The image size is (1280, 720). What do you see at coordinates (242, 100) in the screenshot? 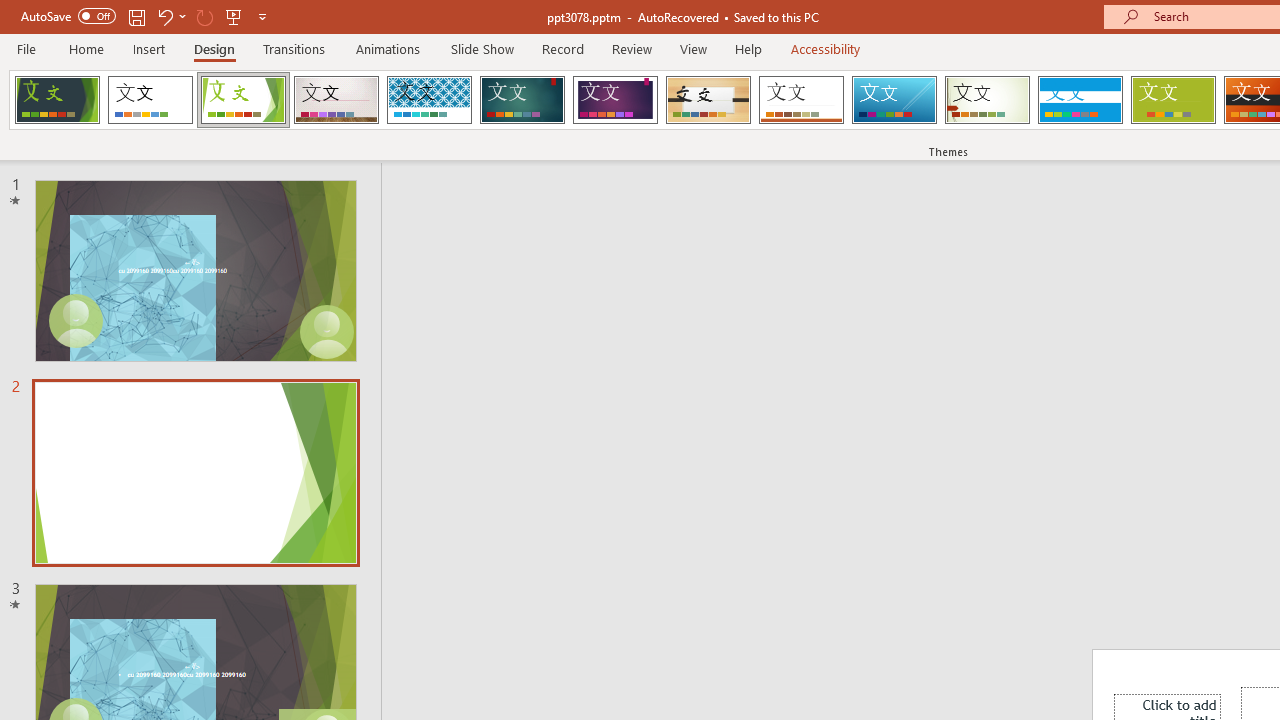
I see `'Facet'` at bounding box center [242, 100].